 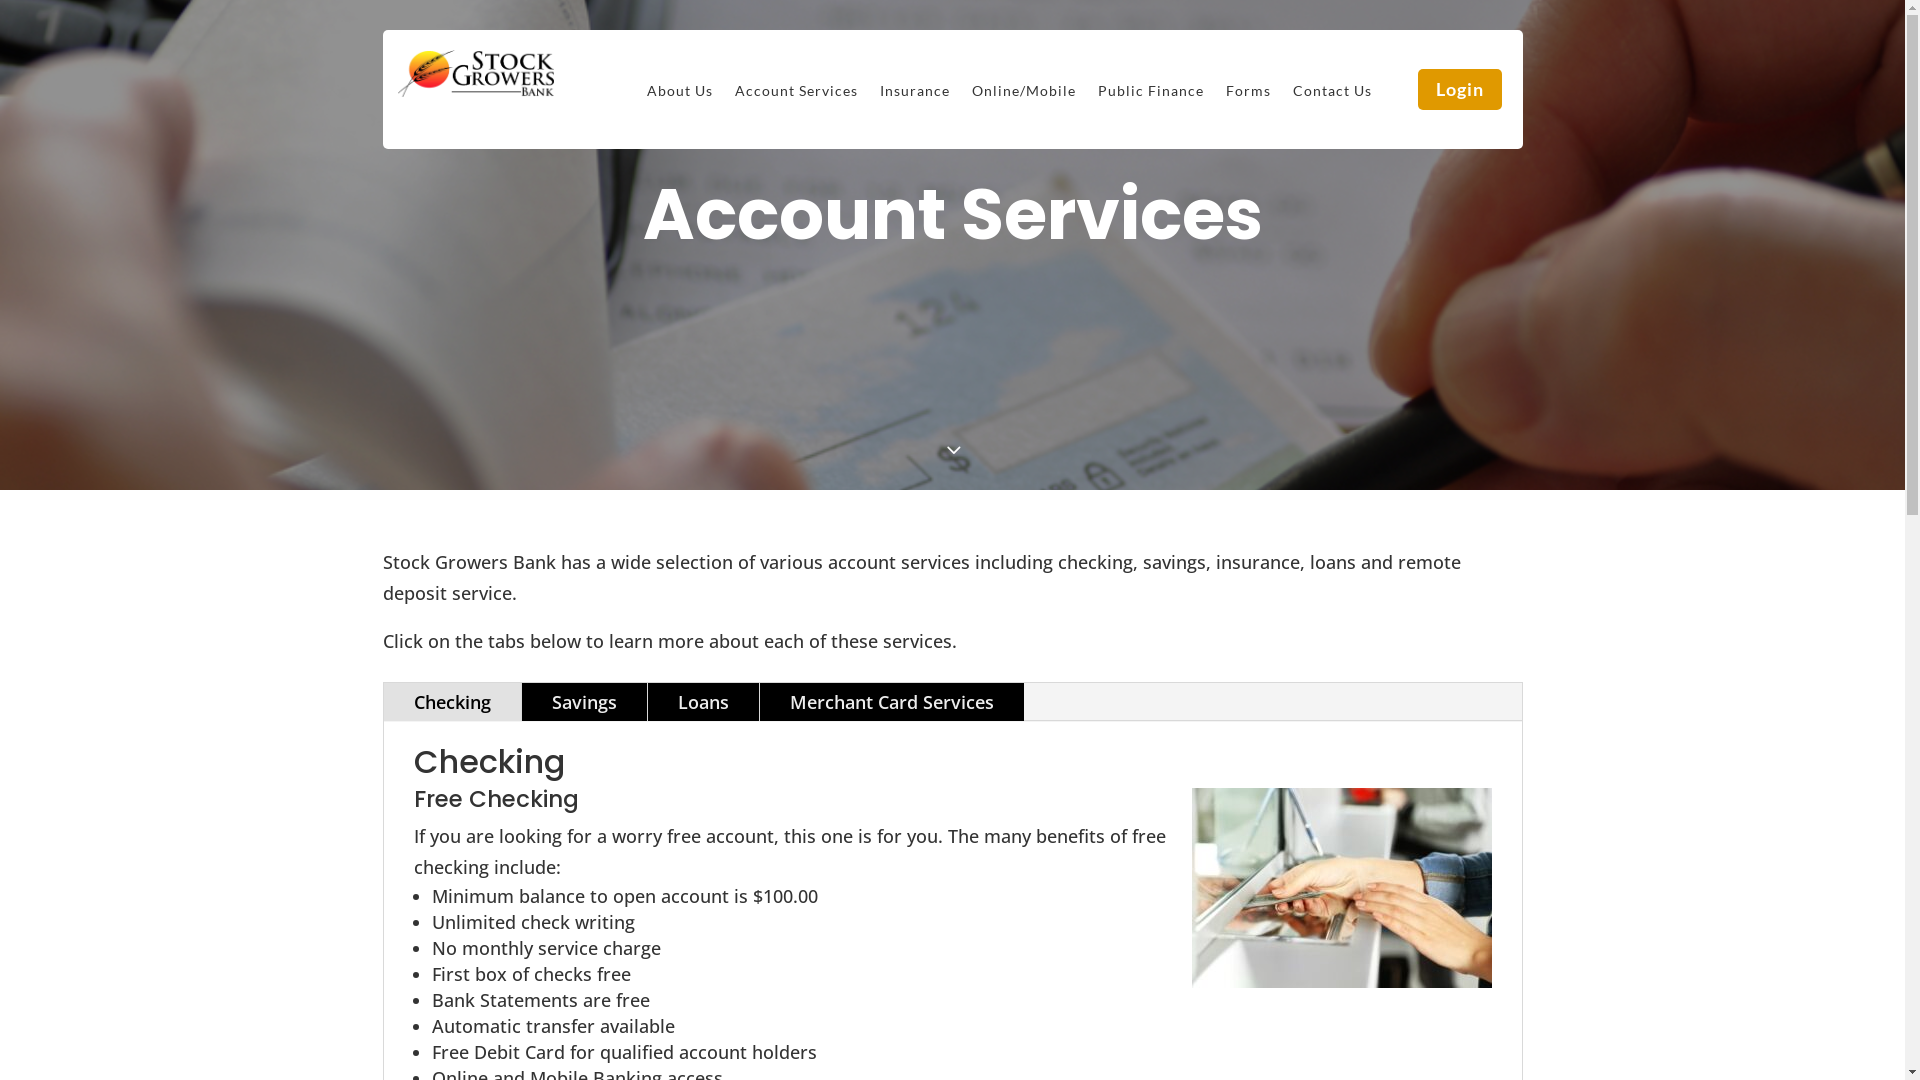 What do you see at coordinates (451, 701) in the screenshot?
I see `'Checking'` at bounding box center [451, 701].